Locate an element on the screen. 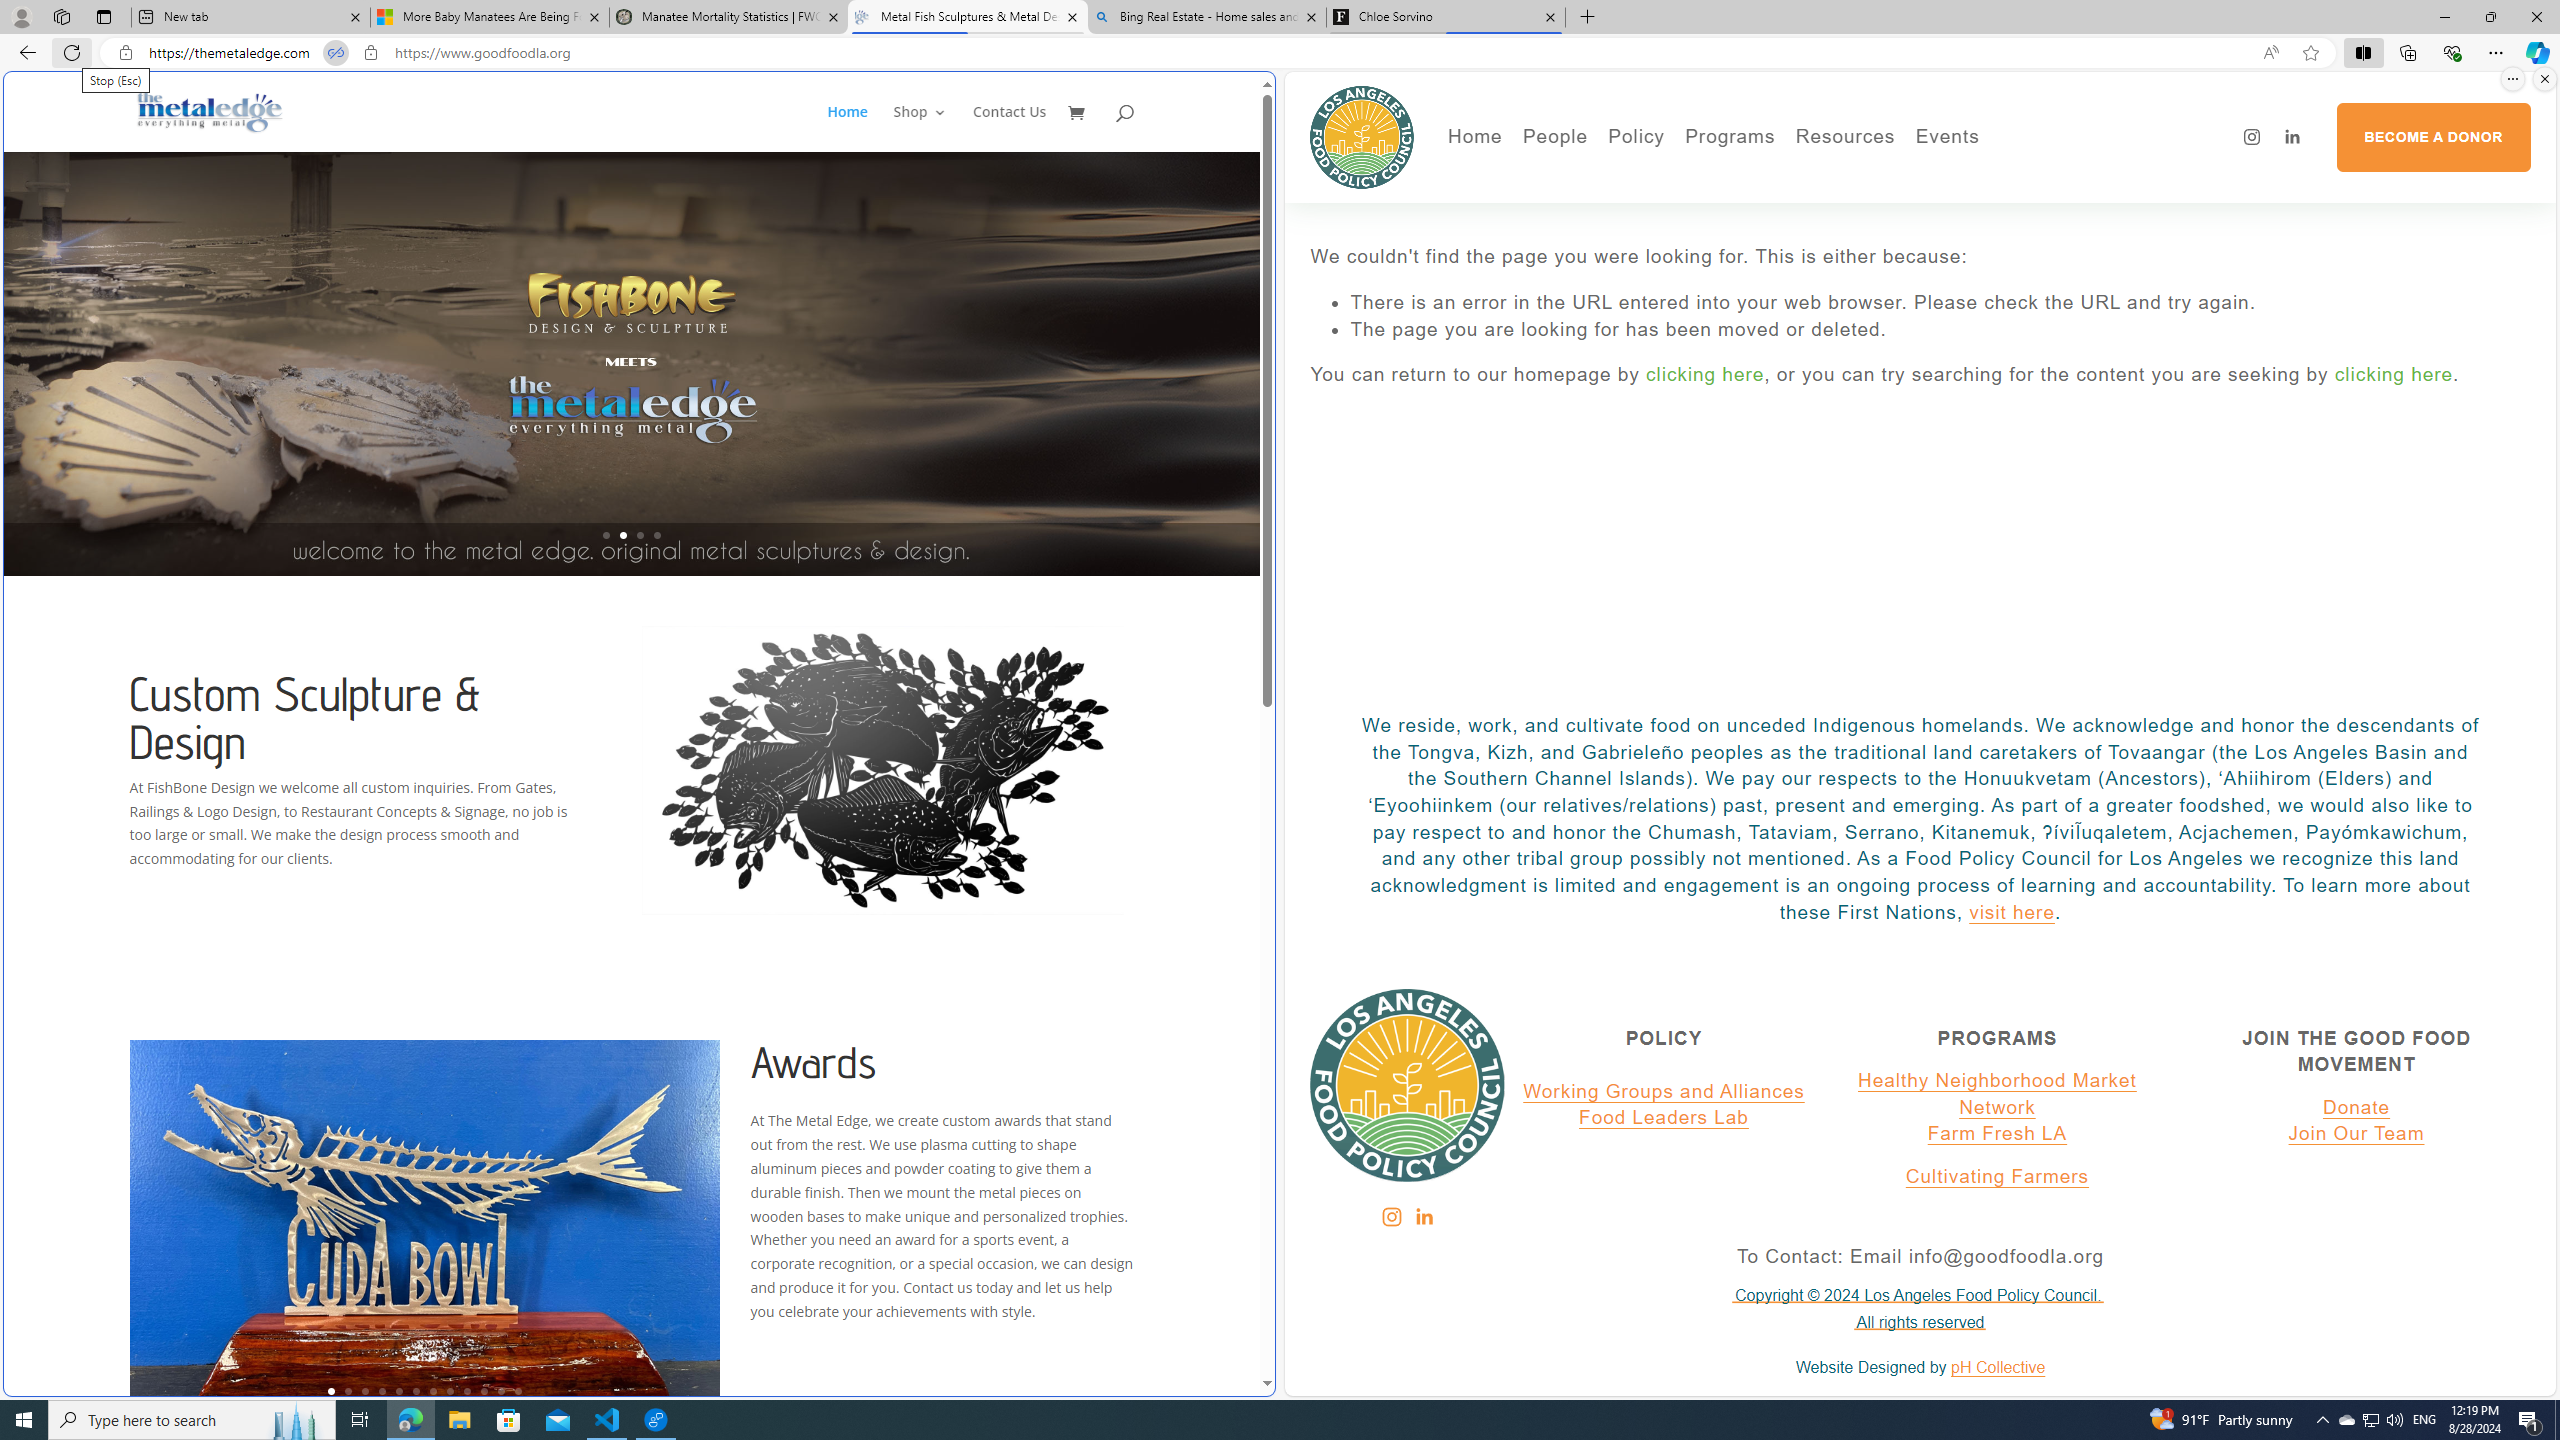 Image resolution: width=2560 pixels, height=1440 pixels. 'Working Groups and Alliances' is located at coordinates (1663, 1091).